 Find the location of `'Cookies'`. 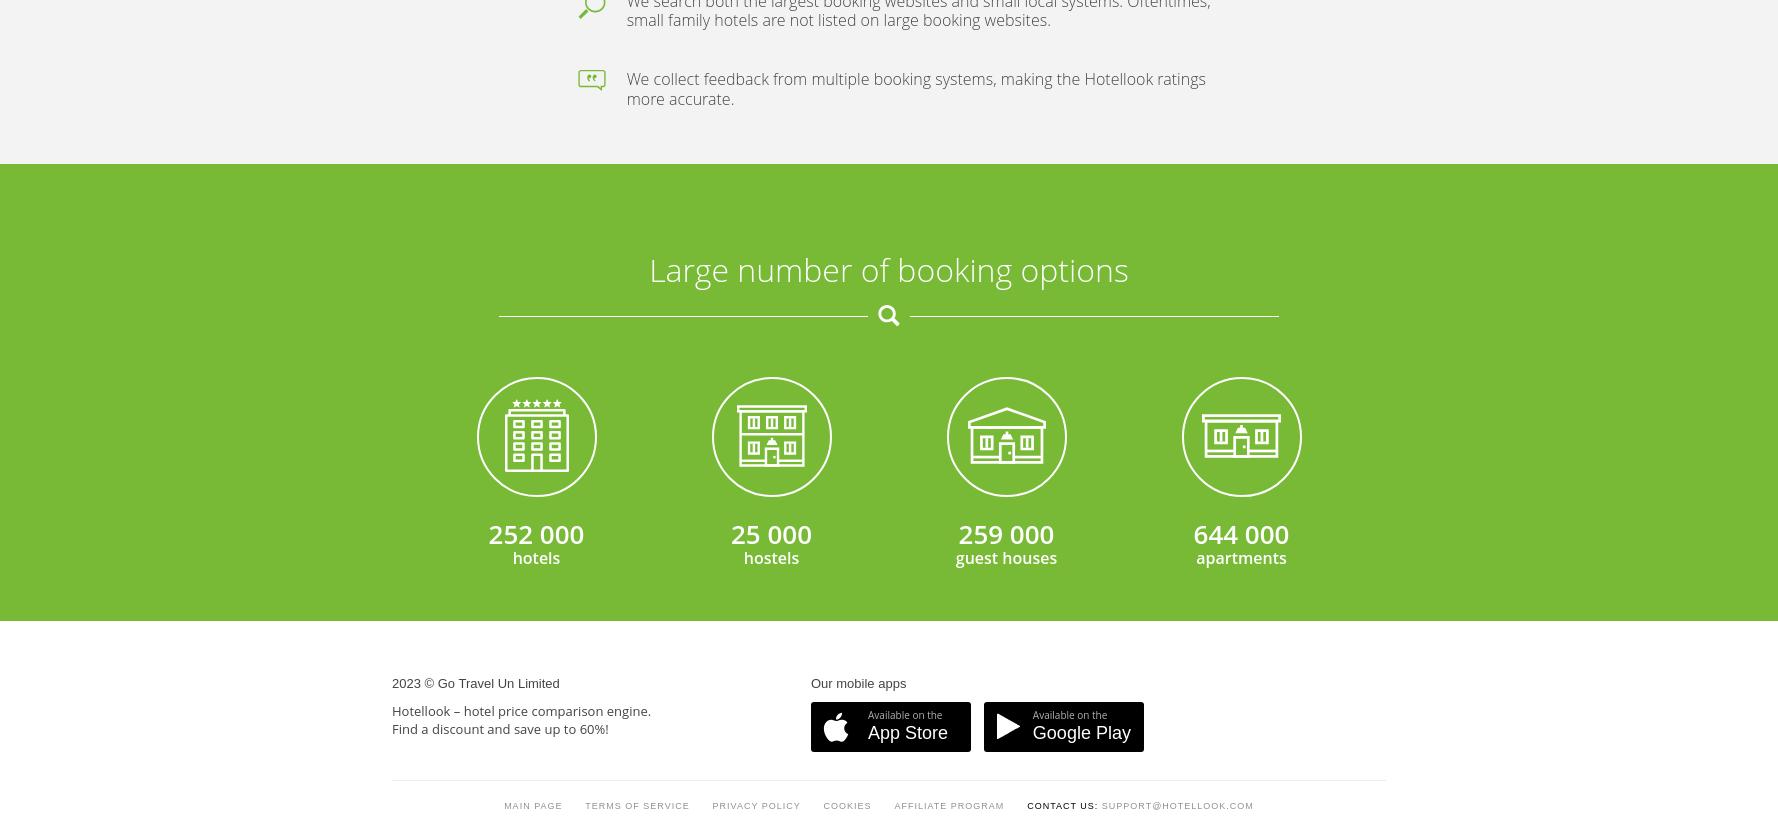

'Cookies' is located at coordinates (846, 318).